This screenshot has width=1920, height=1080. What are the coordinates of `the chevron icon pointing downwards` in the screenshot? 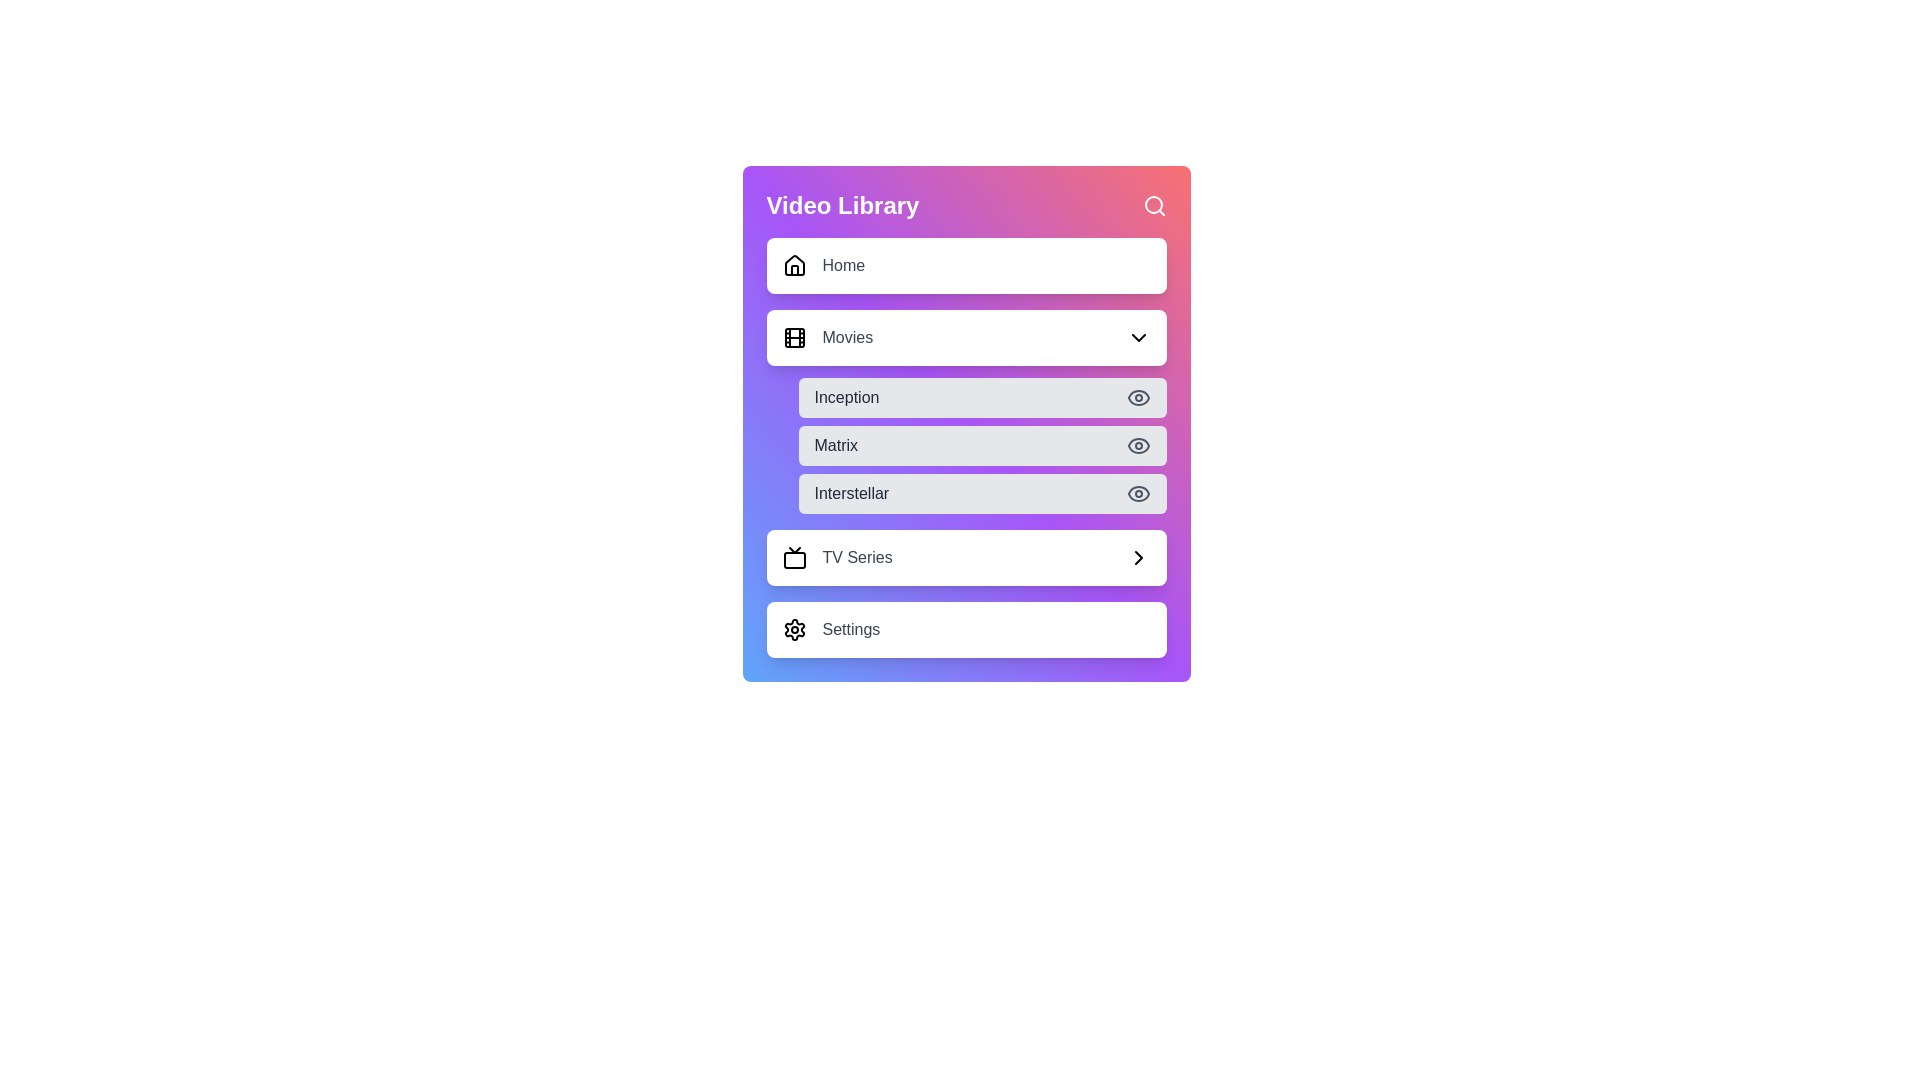 It's located at (1138, 337).